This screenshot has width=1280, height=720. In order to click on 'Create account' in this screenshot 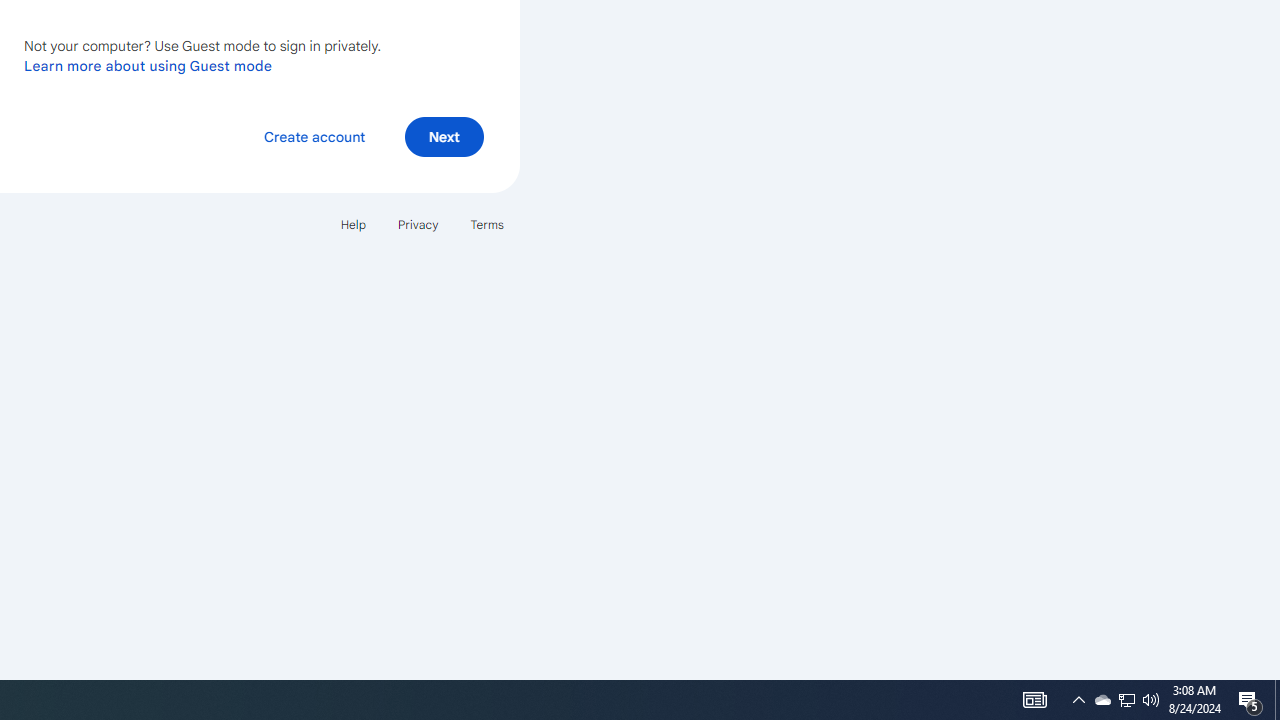, I will do `click(313, 135)`.